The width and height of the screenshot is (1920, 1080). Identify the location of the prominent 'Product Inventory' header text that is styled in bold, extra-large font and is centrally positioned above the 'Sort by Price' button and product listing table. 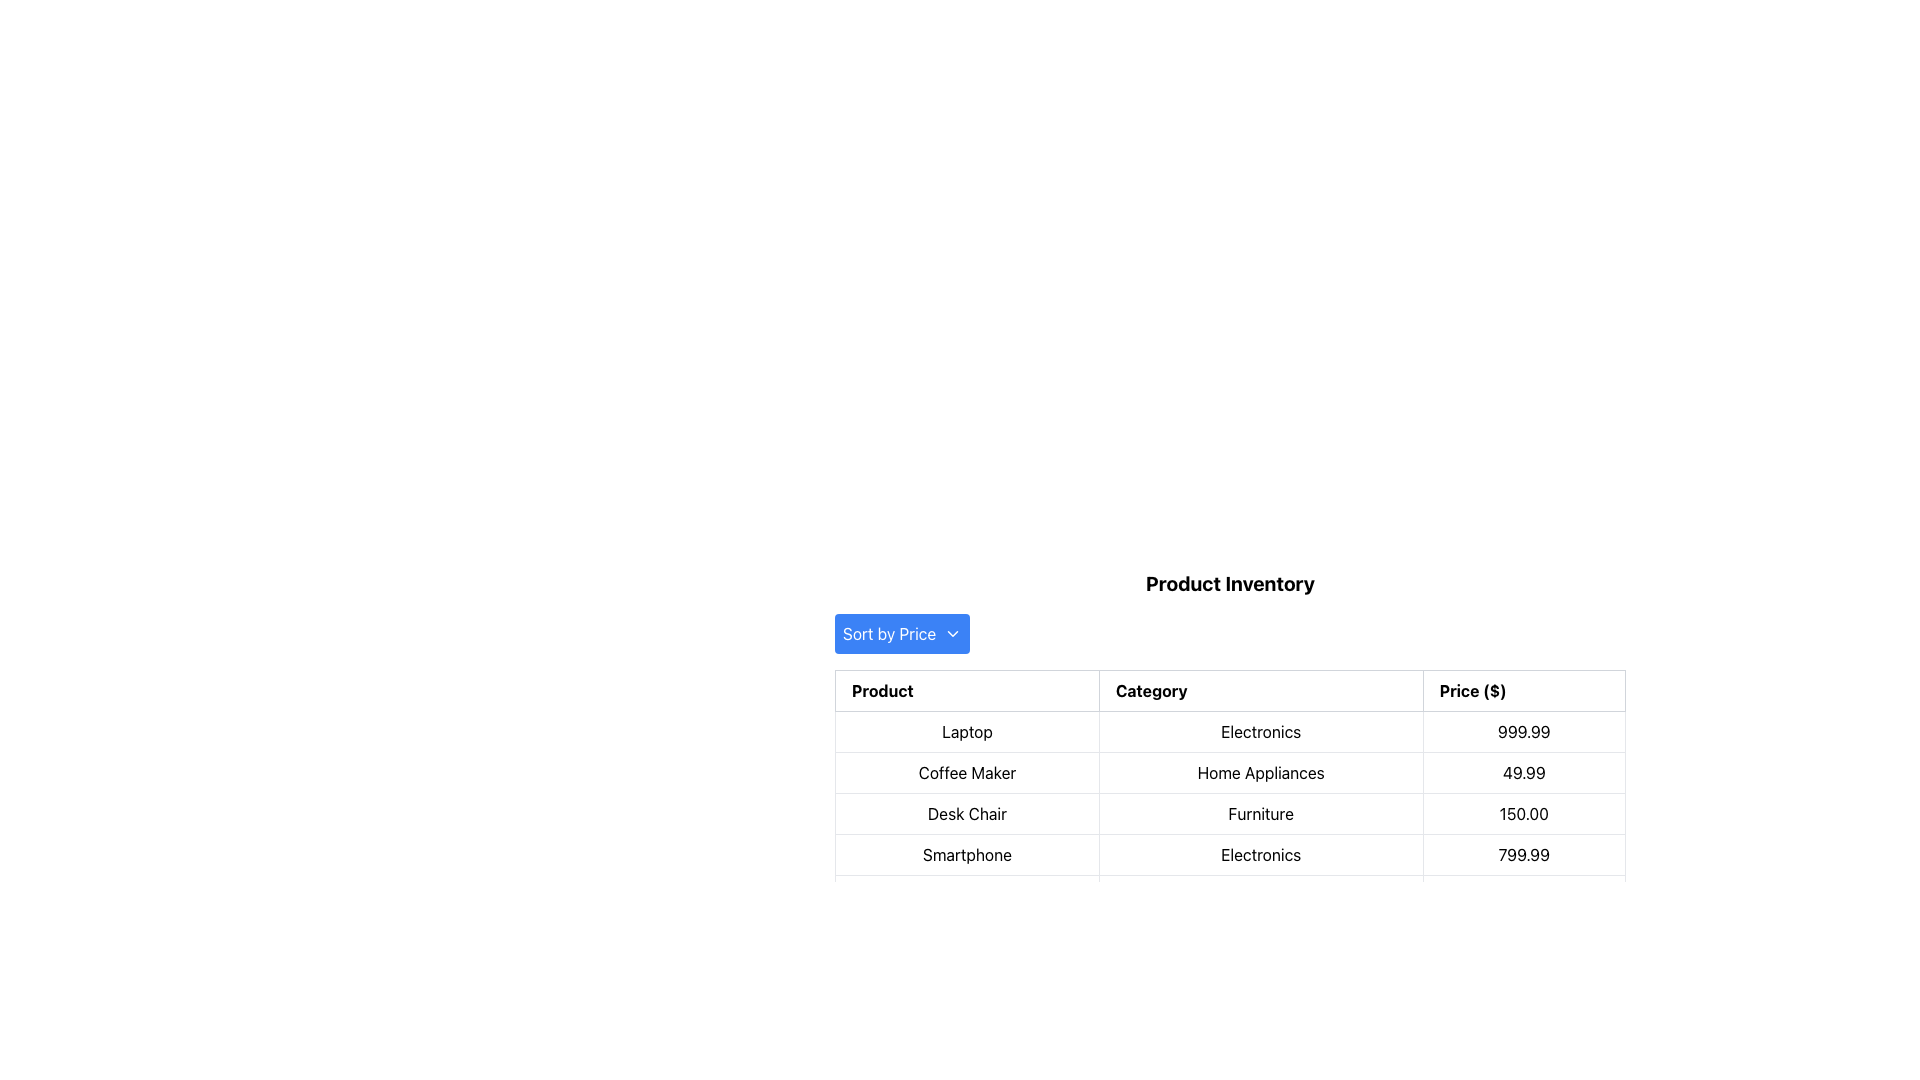
(1229, 583).